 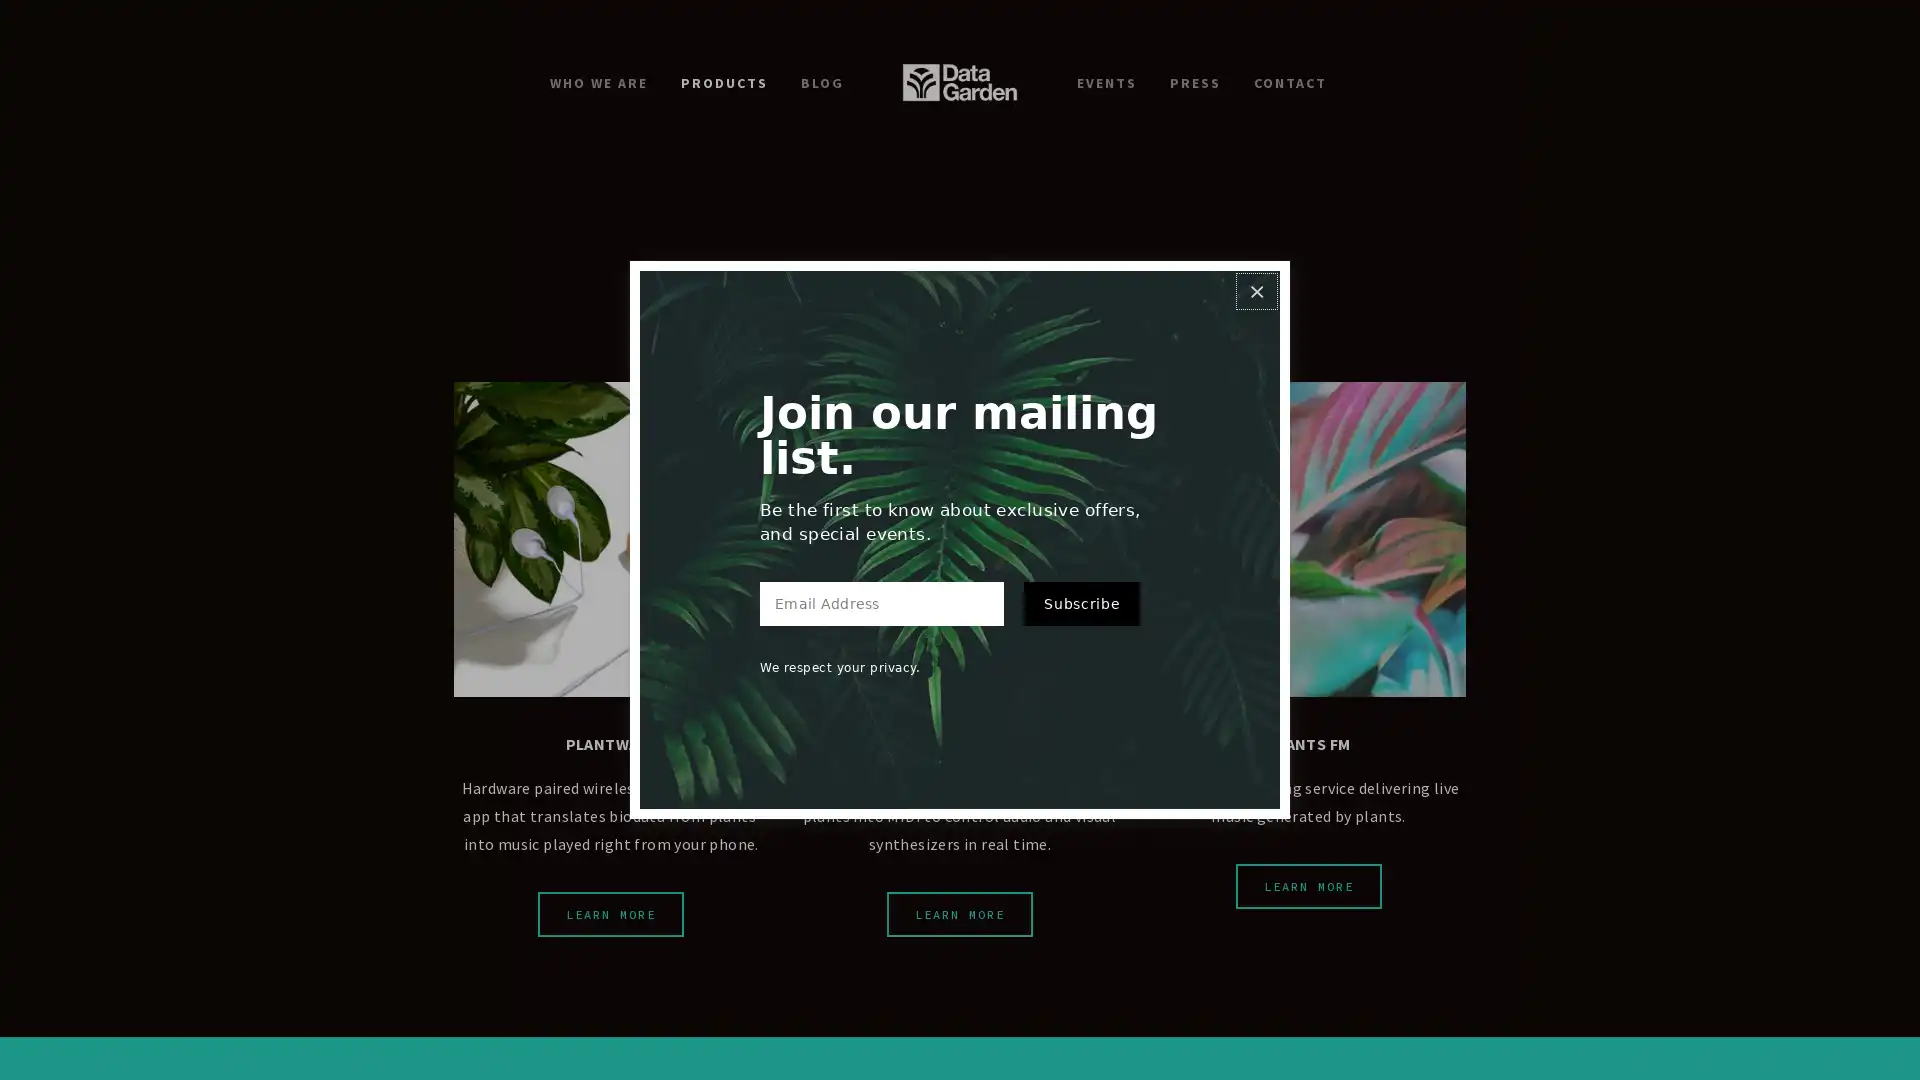 What do you see at coordinates (1080, 616) in the screenshot?
I see `Subscribe` at bounding box center [1080, 616].